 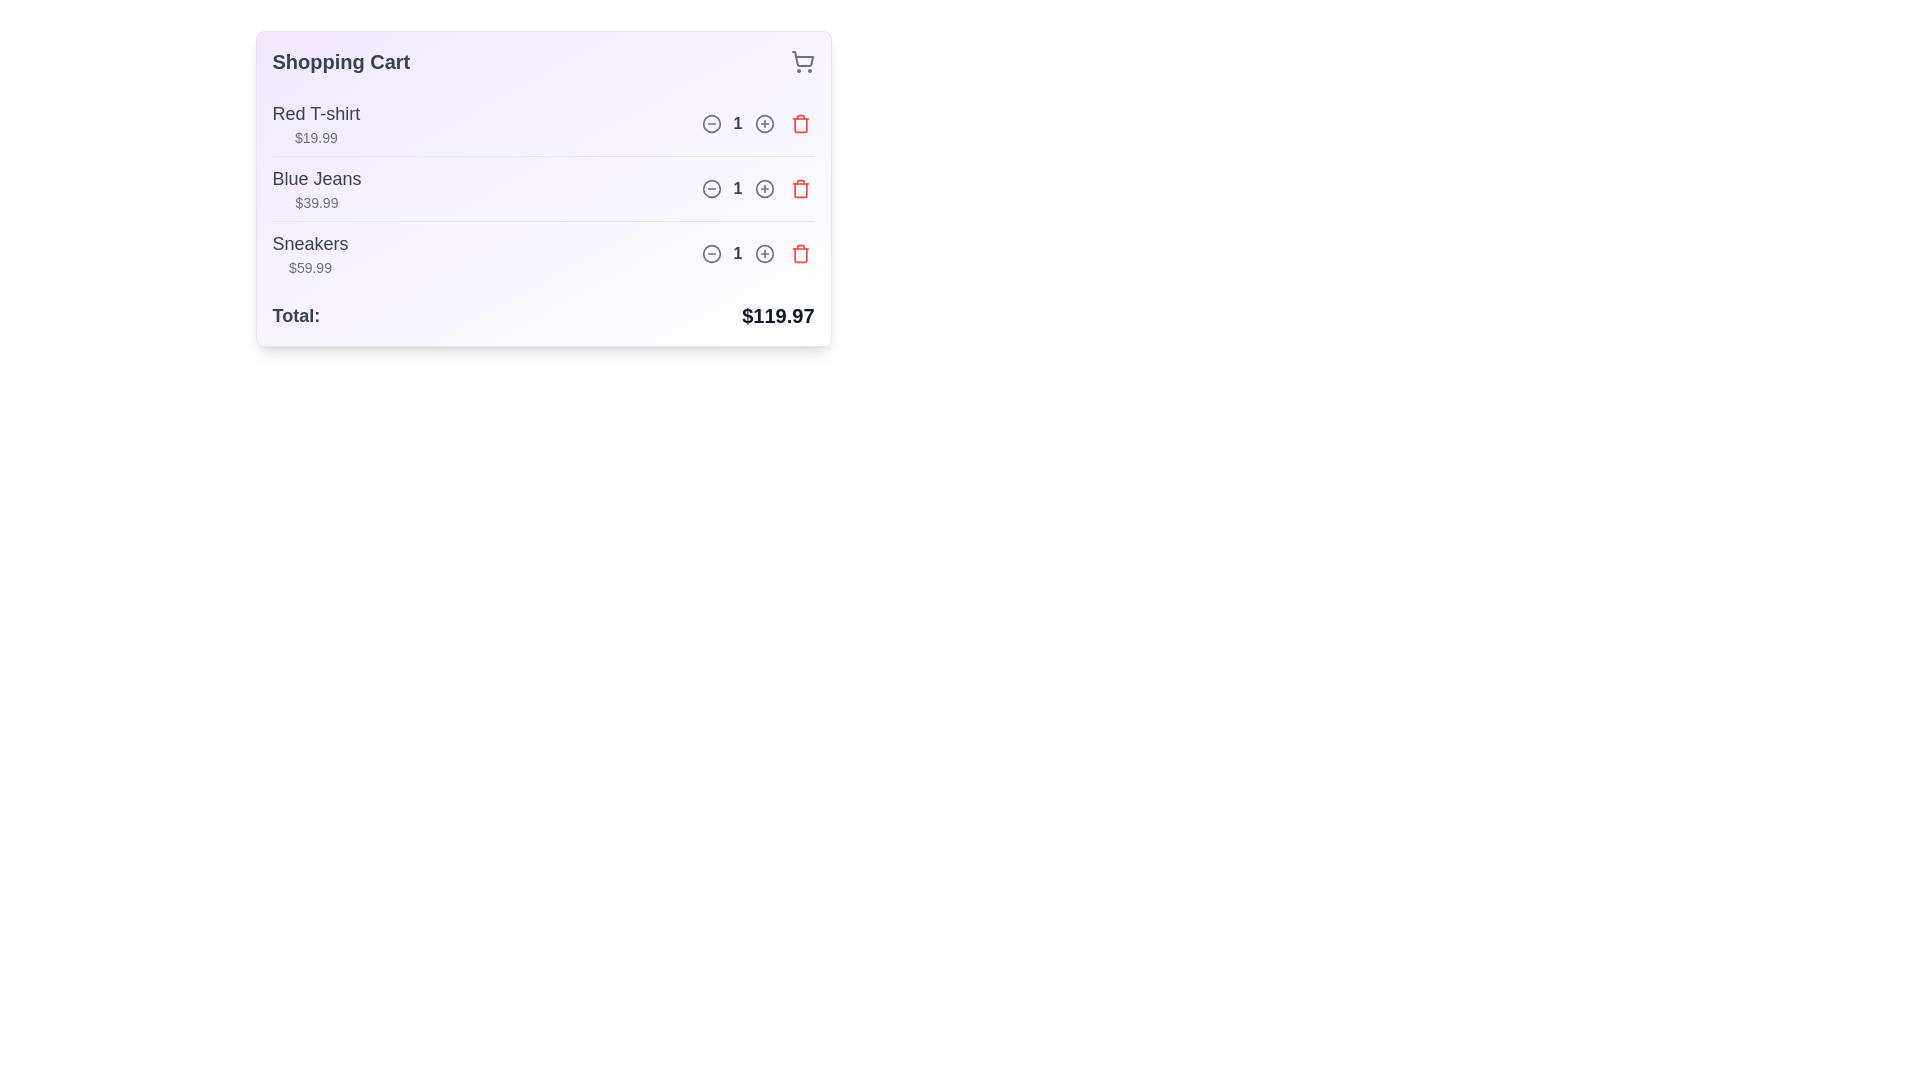 What do you see at coordinates (315, 114) in the screenshot?
I see `the text label displaying 'Red T-shirt' in bold gray font, located in the upper-left corner of the shopping cart interface` at bounding box center [315, 114].